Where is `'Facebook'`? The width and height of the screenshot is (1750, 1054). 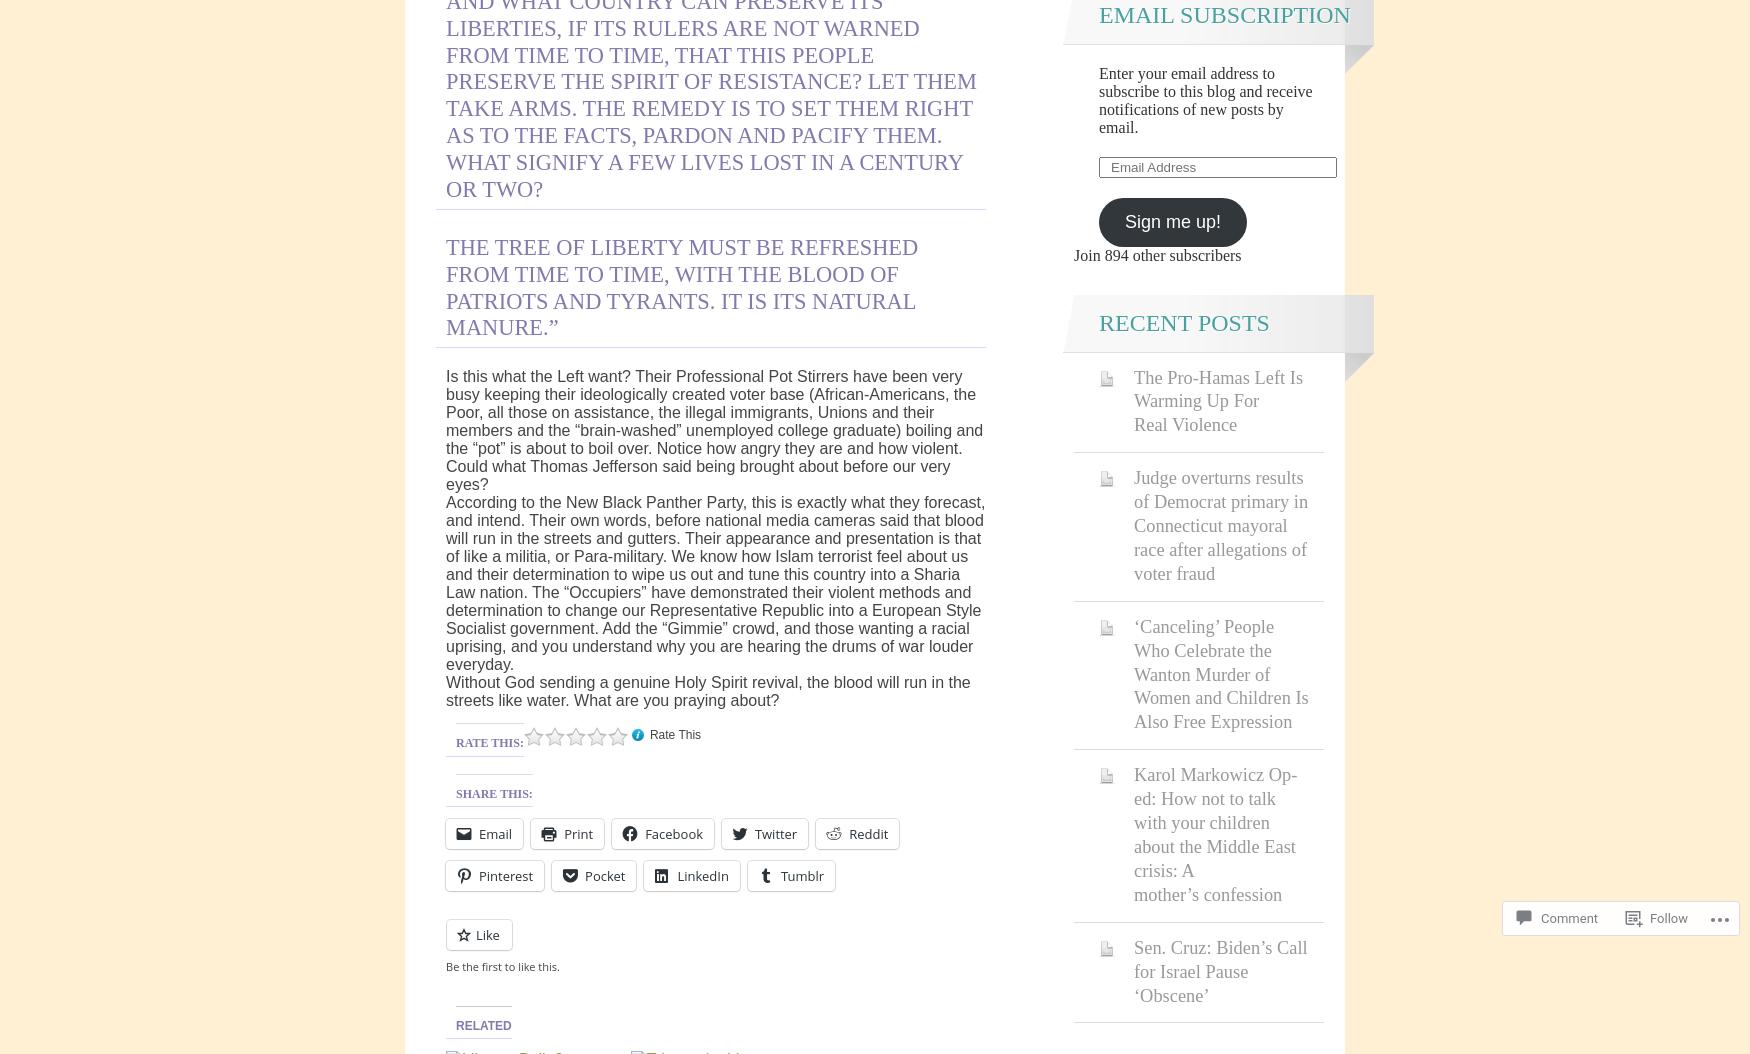
'Facebook' is located at coordinates (644, 833).